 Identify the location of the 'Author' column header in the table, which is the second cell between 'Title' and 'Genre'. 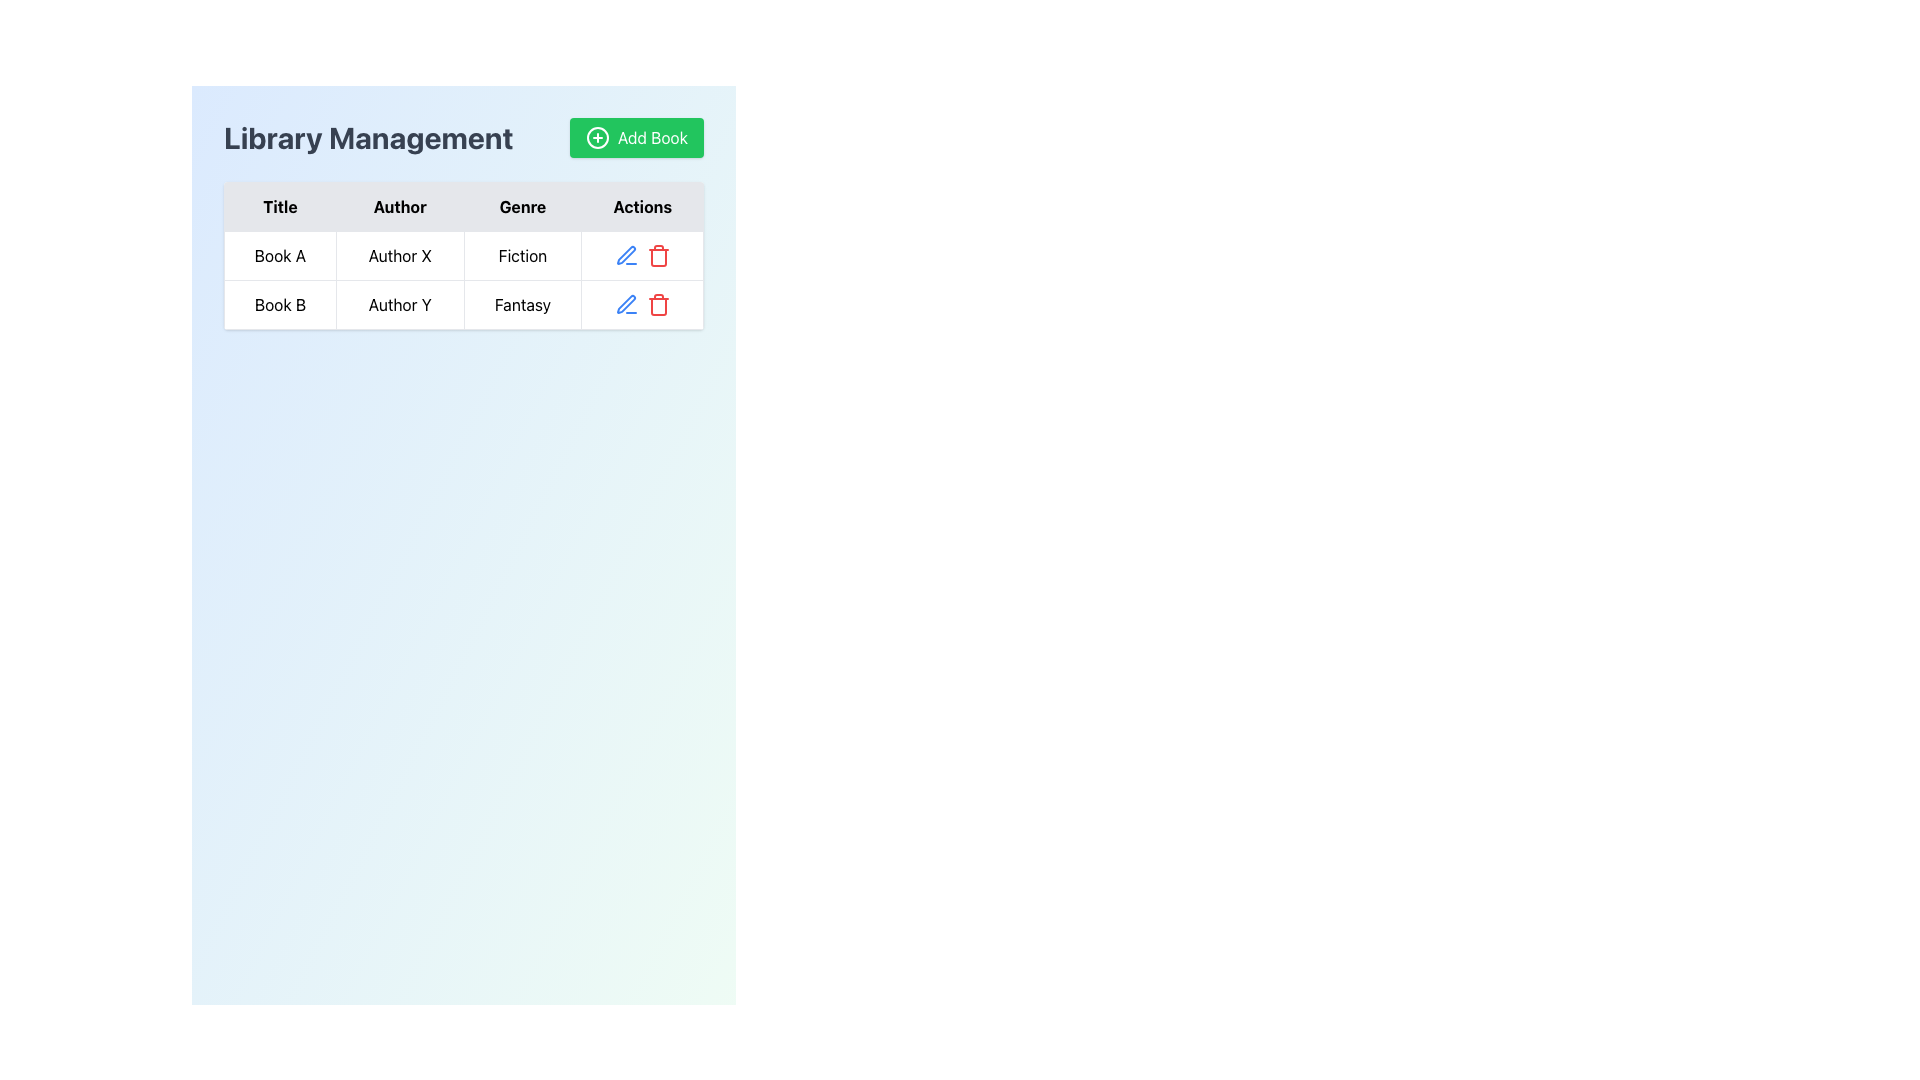
(400, 207).